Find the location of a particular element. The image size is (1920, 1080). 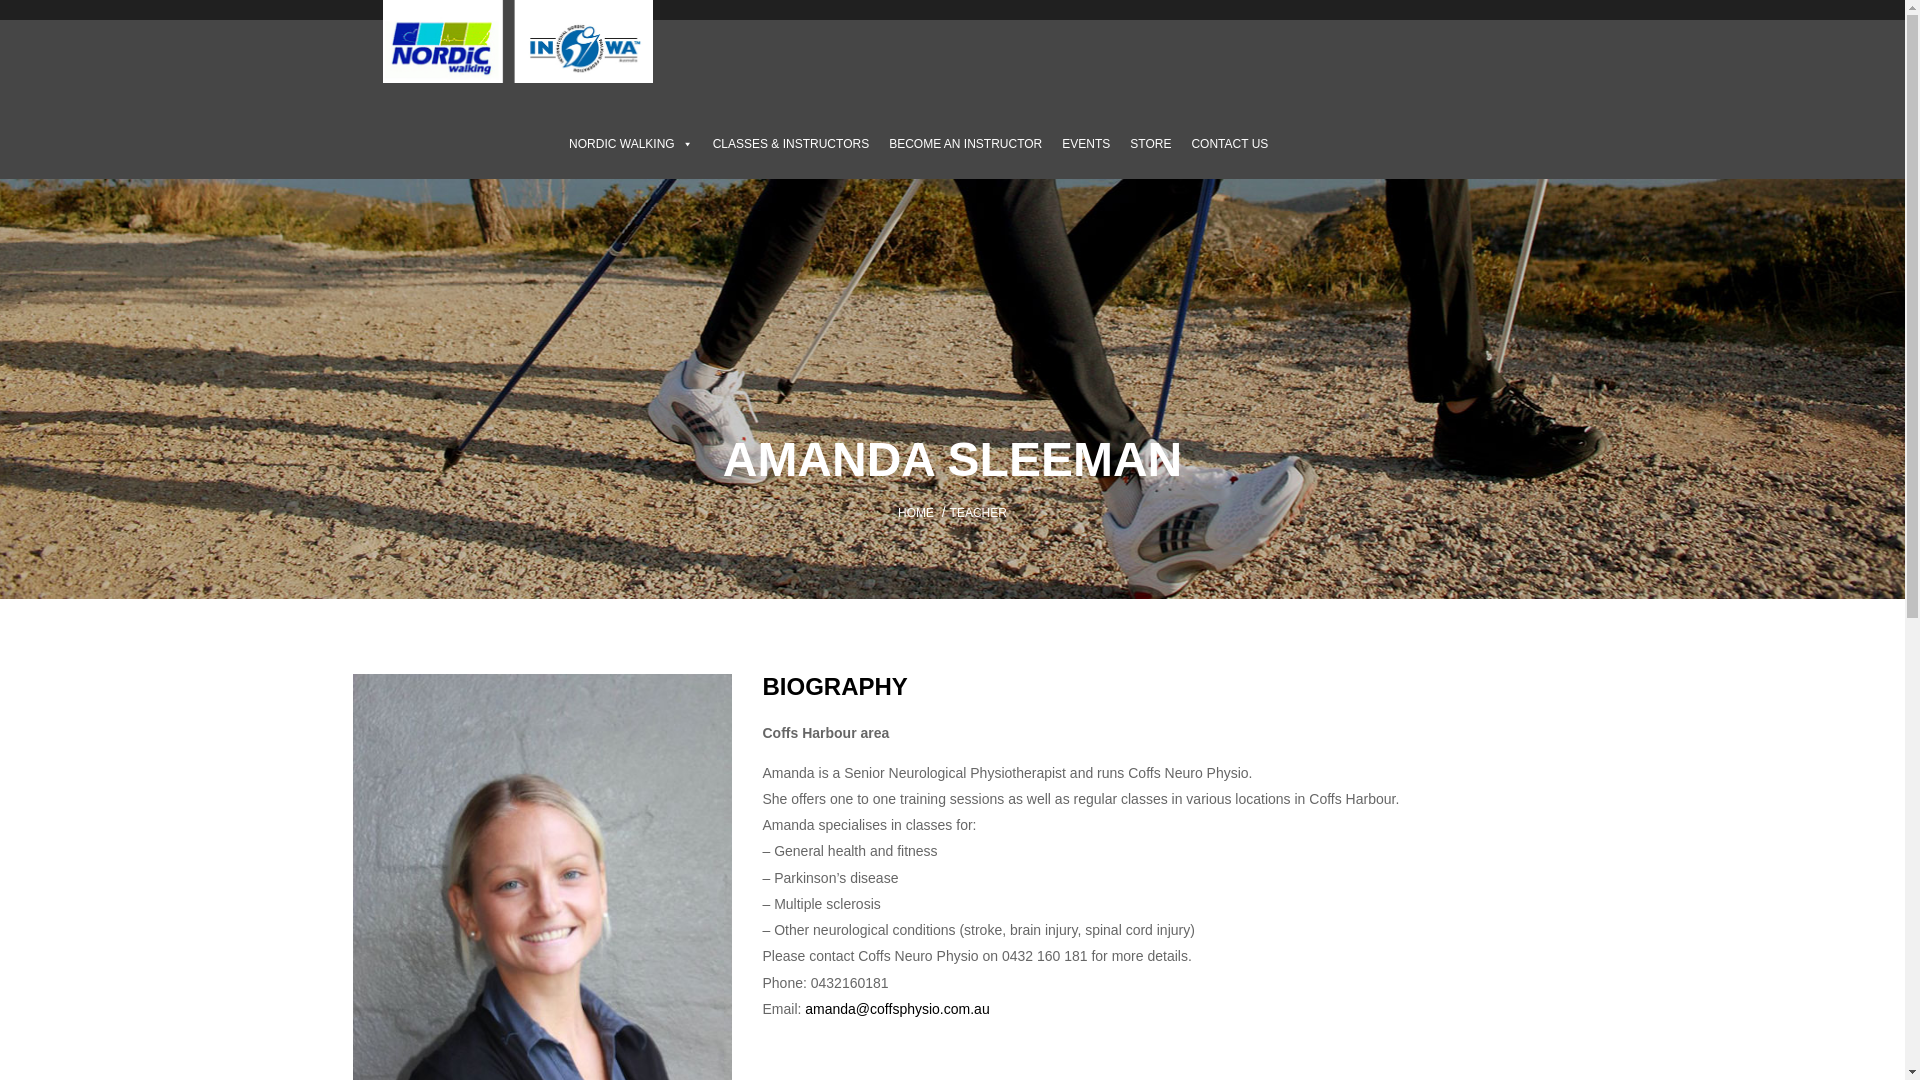

'TEACHER' is located at coordinates (978, 512).